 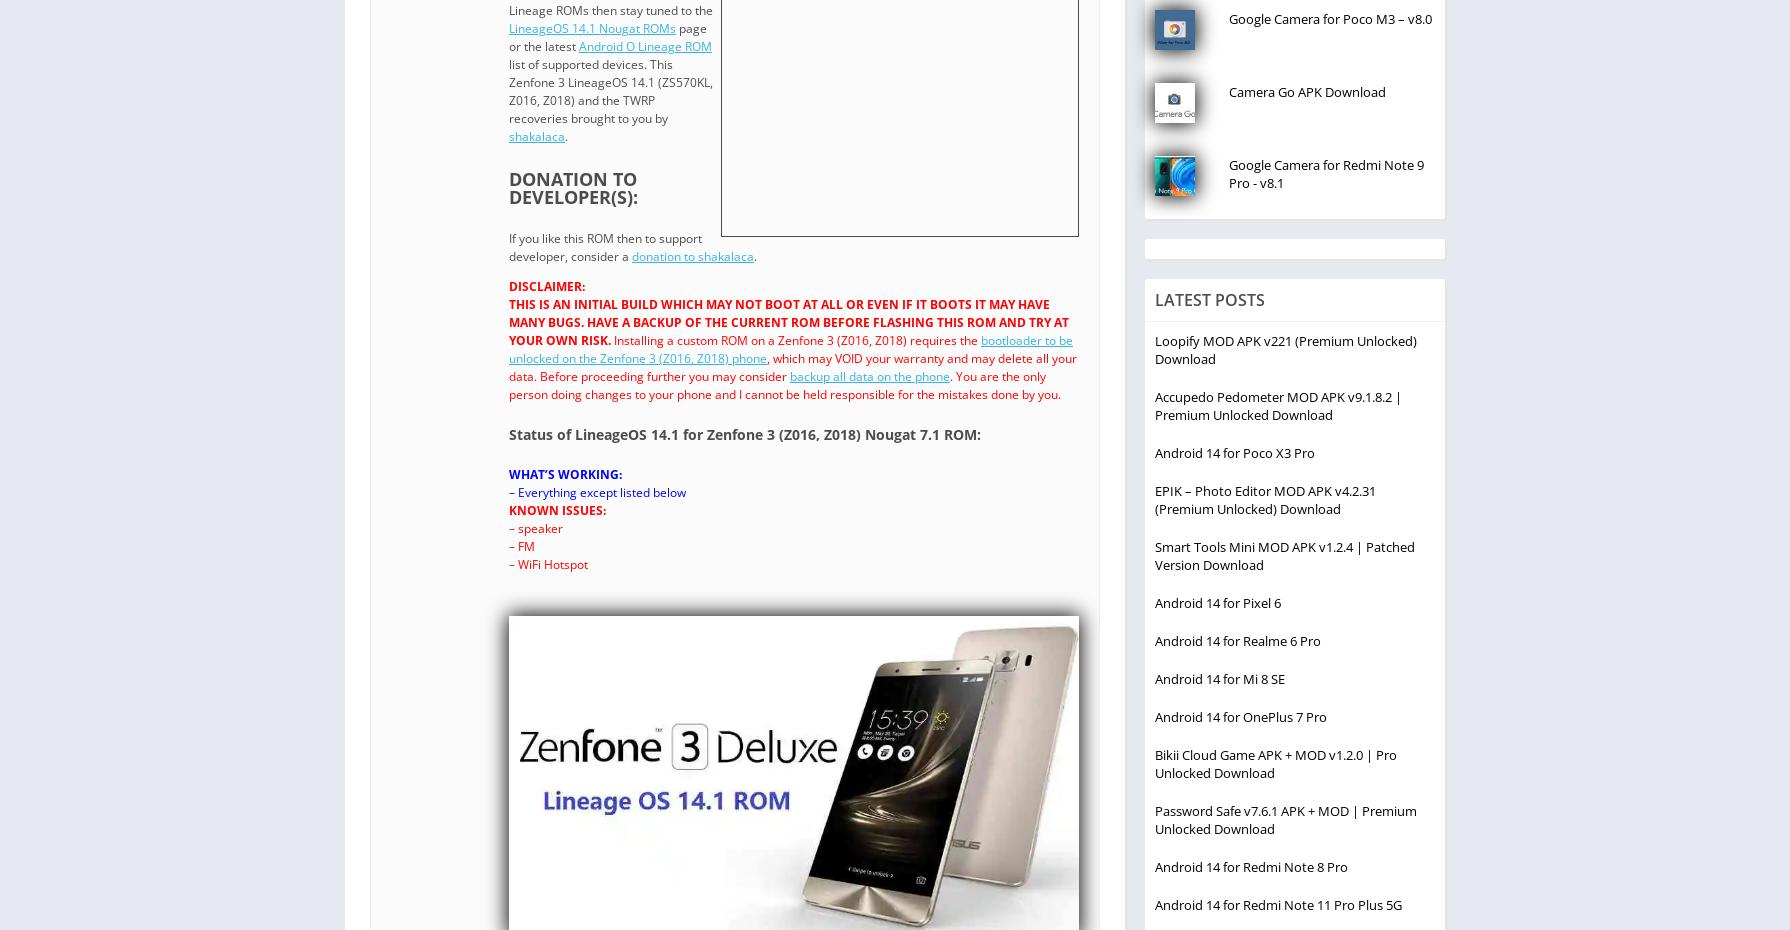 What do you see at coordinates (1285, 555) in the screenshot?
I see `'Smart Tools Mini MOD APK v1.2.4 | Patched Version Download'` at bounding box center [1285, 555].